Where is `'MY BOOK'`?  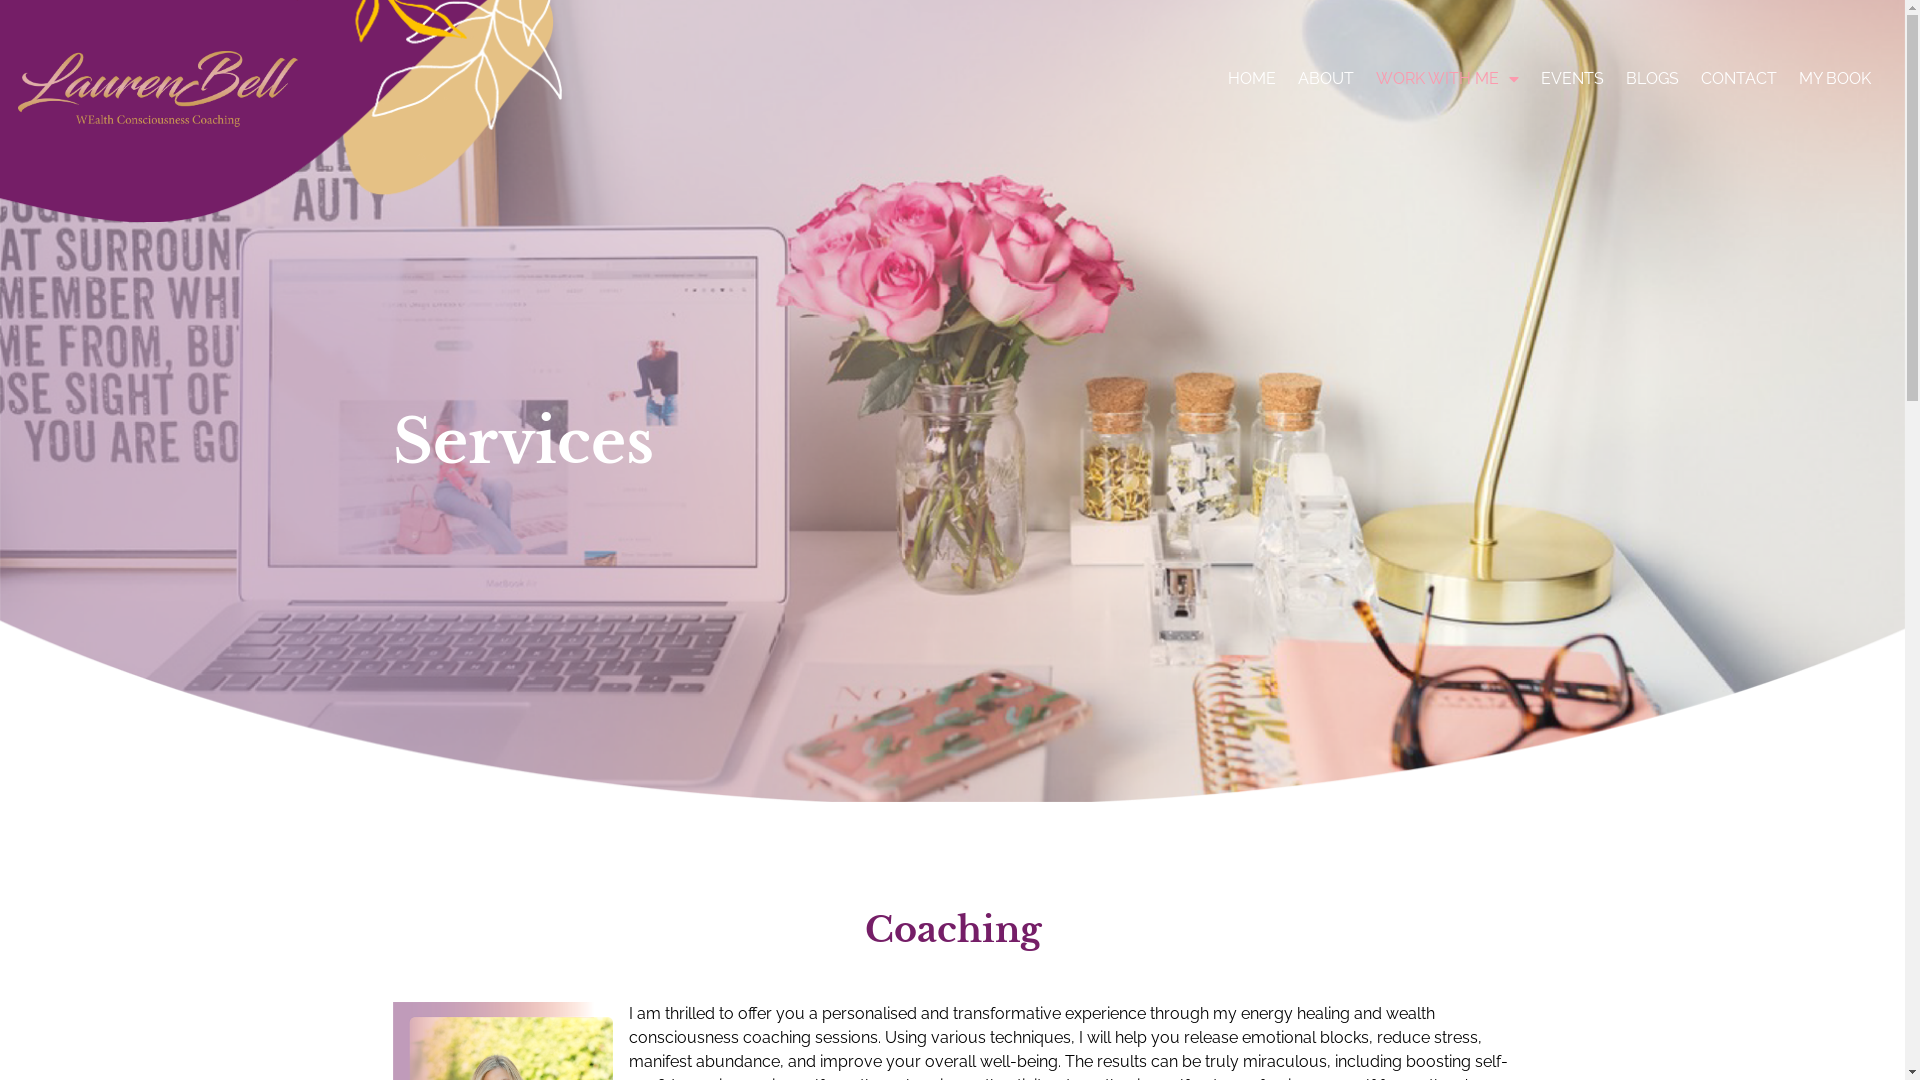
'MY BOOK' is located at coordinates (1834, 77).